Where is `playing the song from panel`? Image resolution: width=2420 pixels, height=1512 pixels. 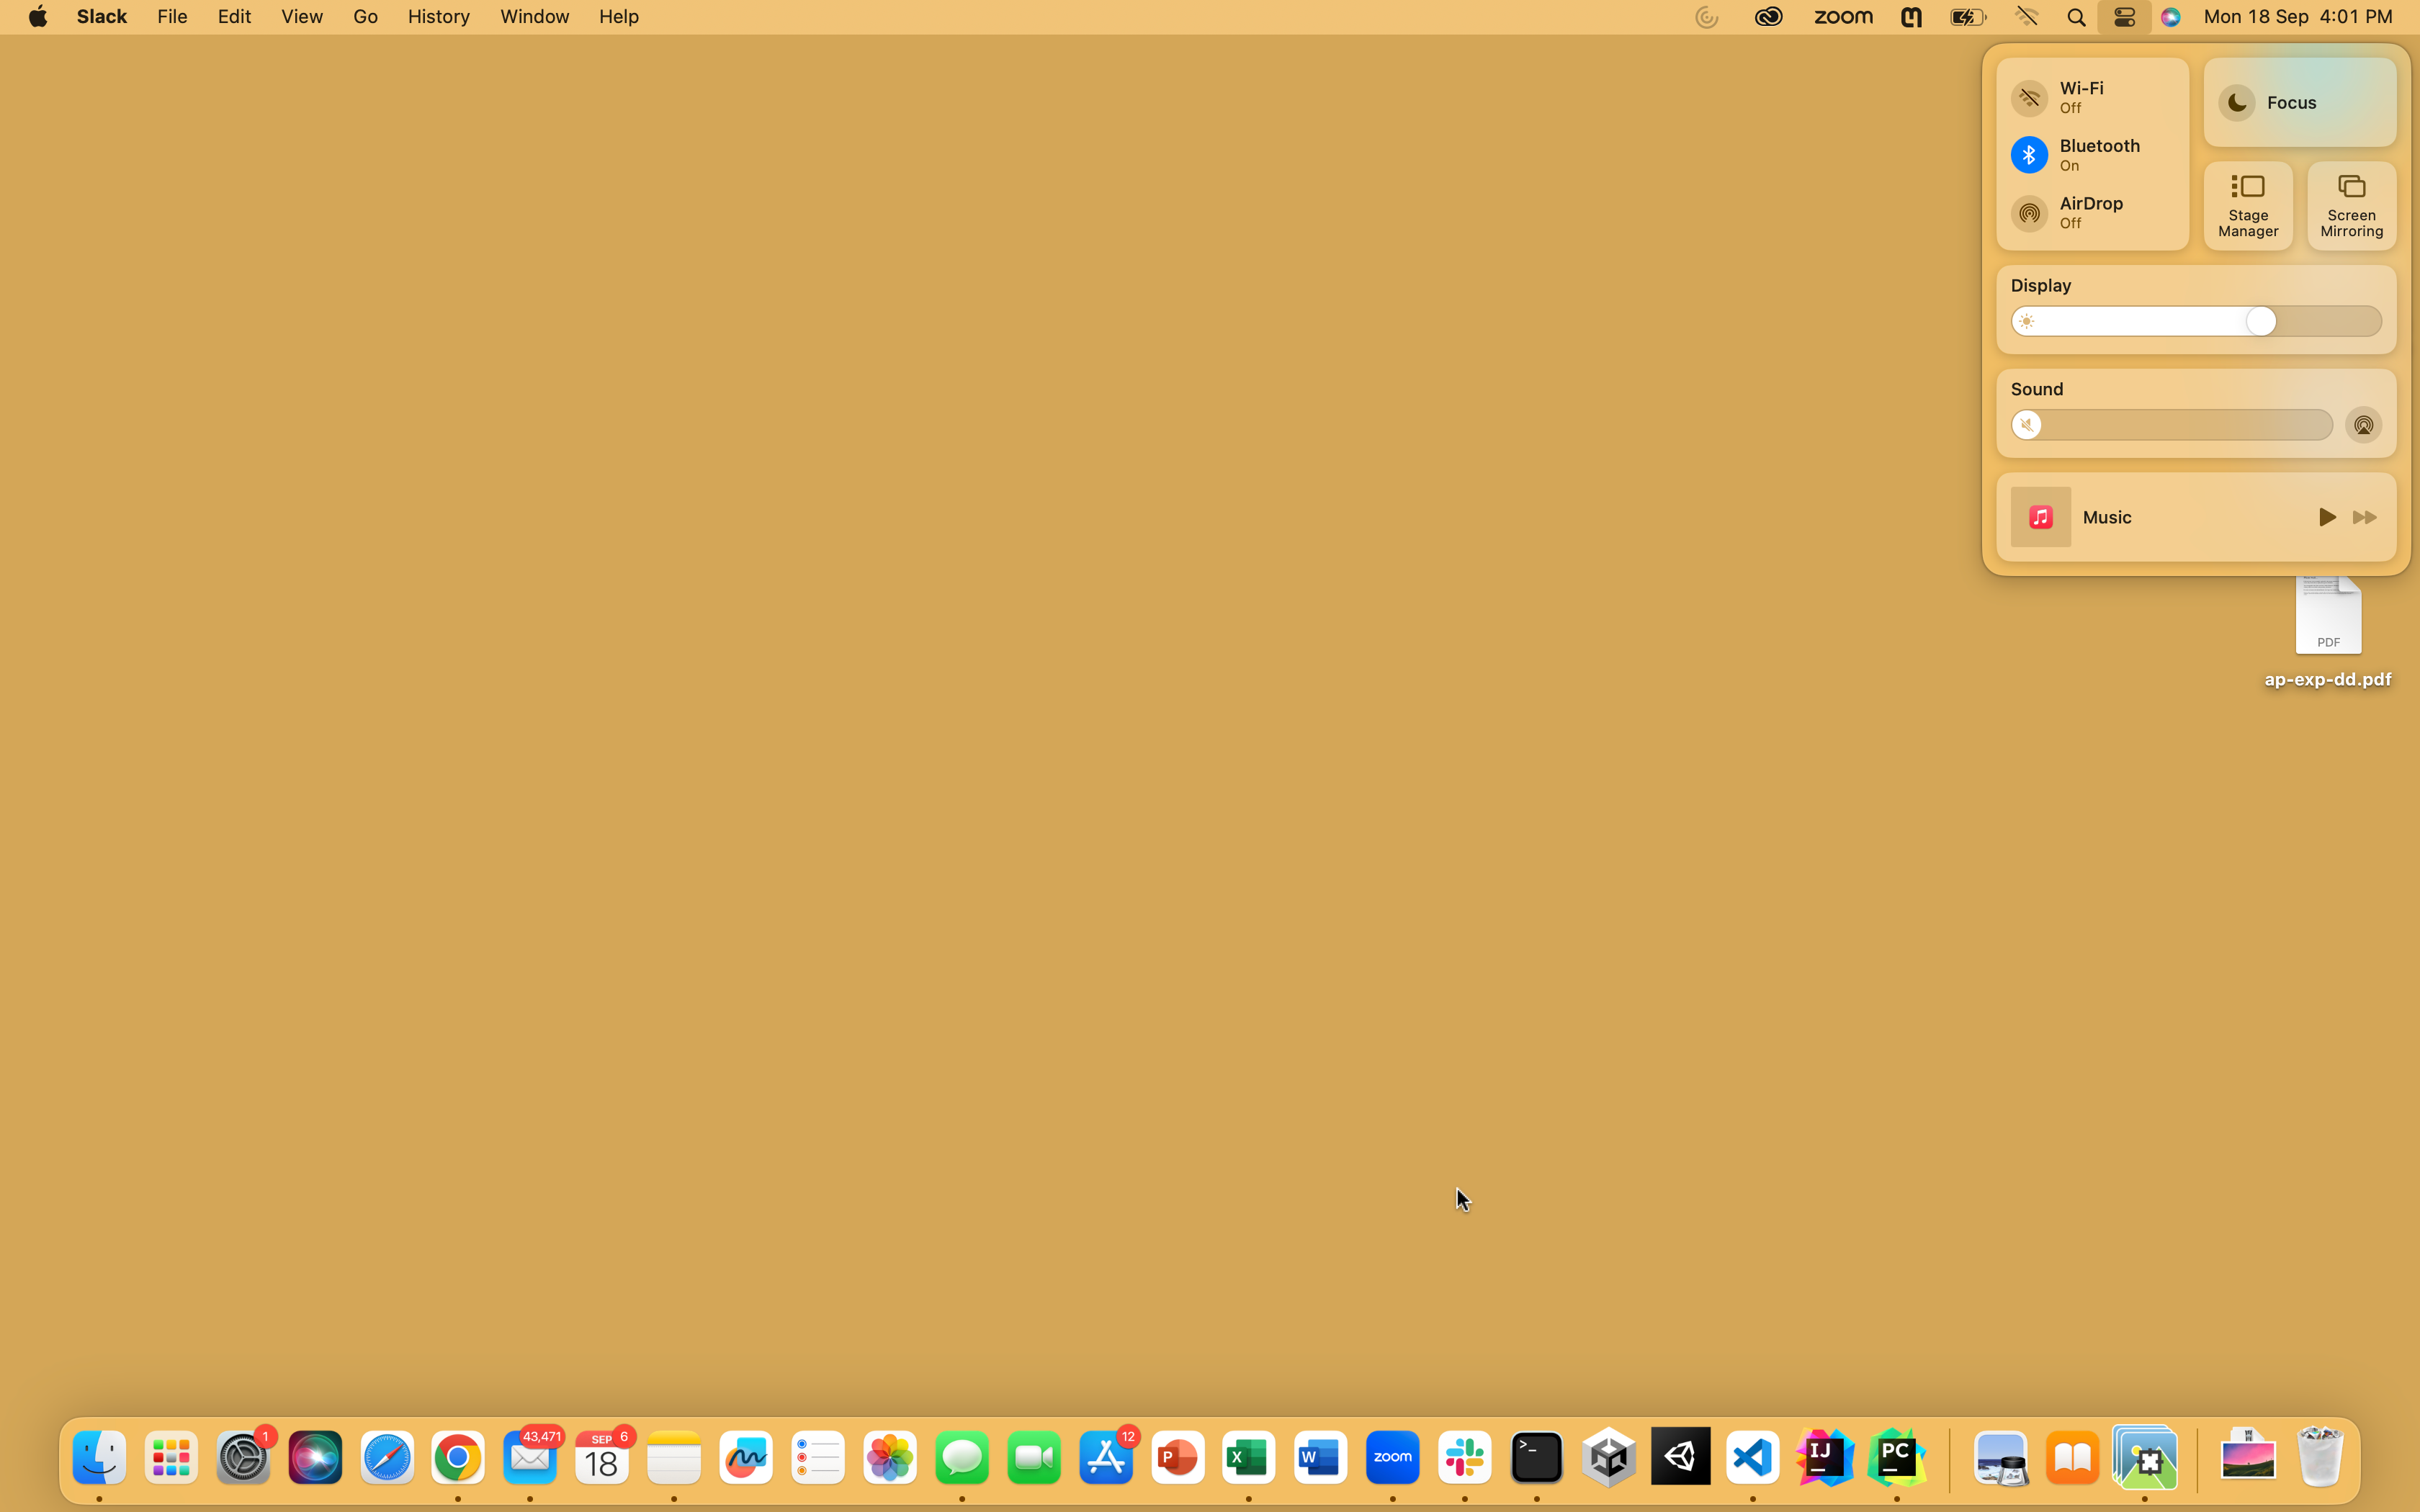 playing the song from panel is located at coordinates (2323, 515).